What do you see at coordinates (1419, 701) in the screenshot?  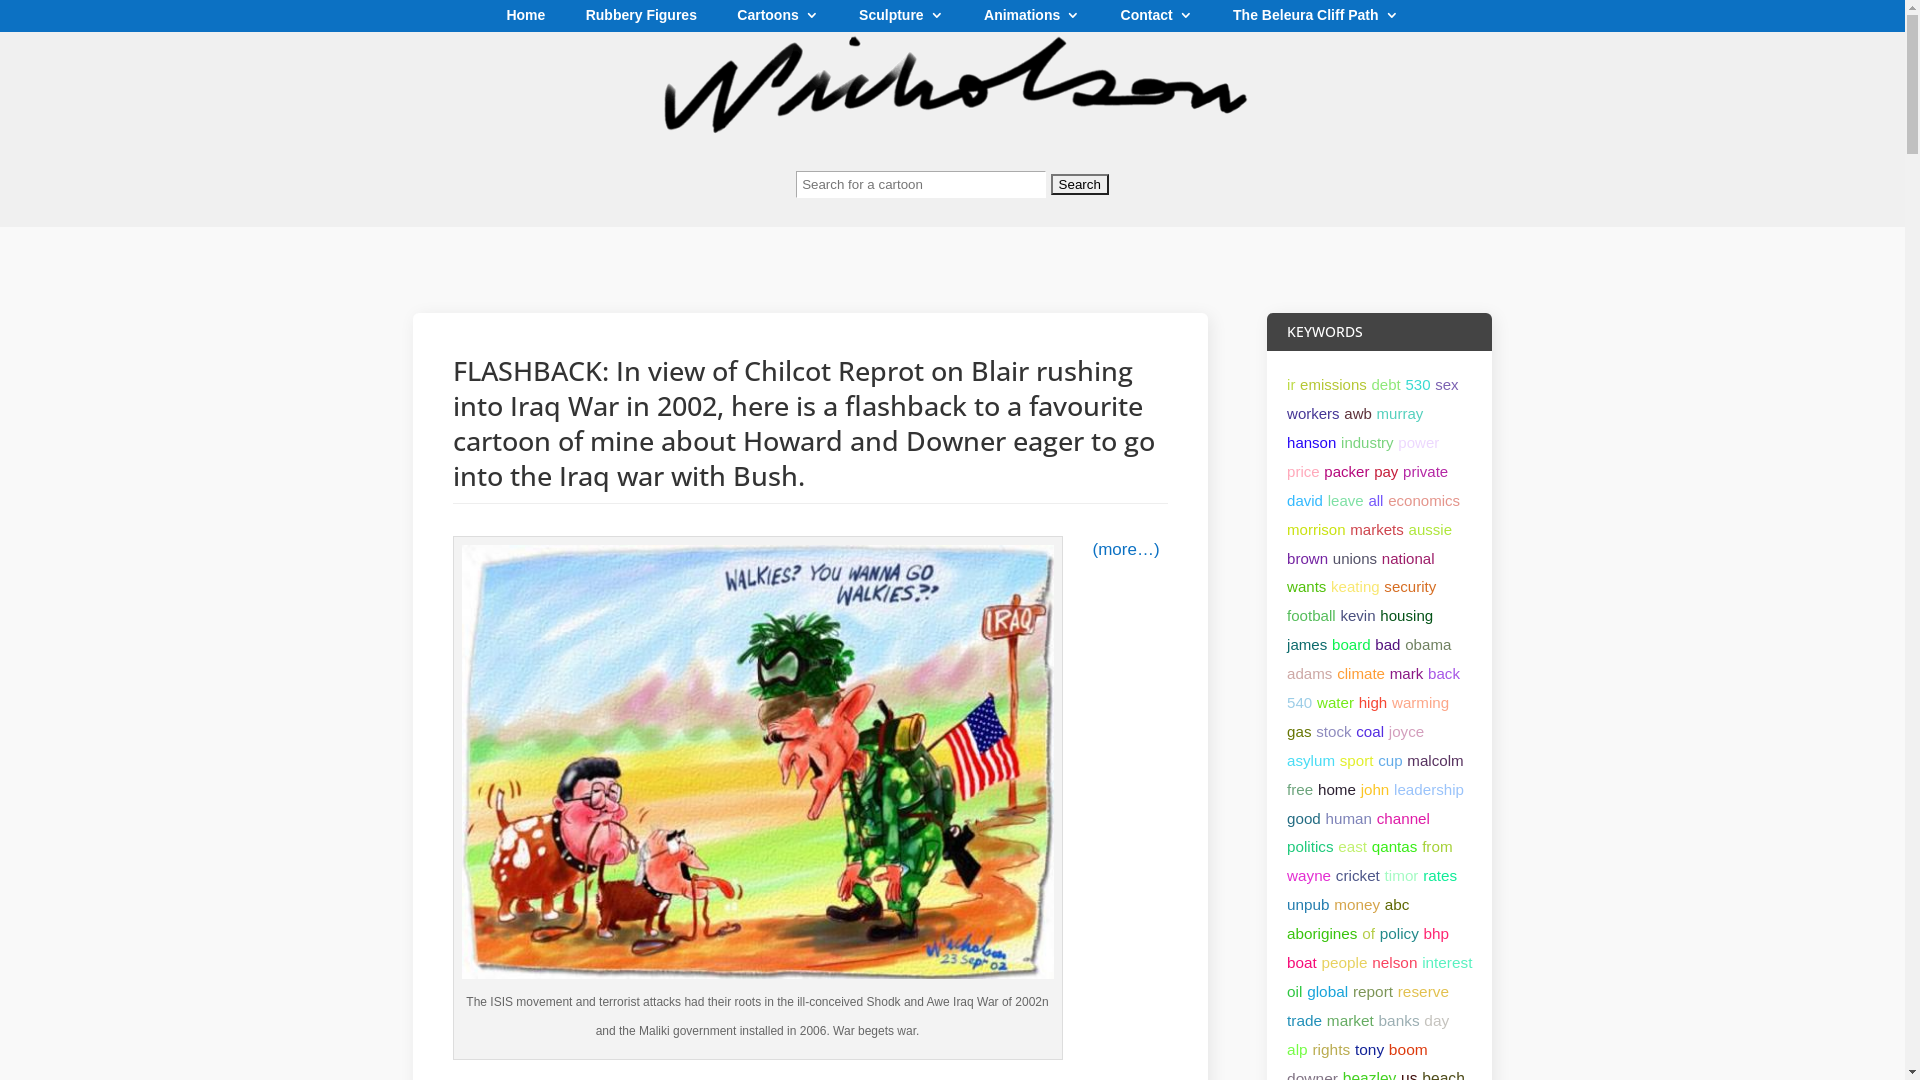 I see `'warming'` at bounding box center [1419, 701].